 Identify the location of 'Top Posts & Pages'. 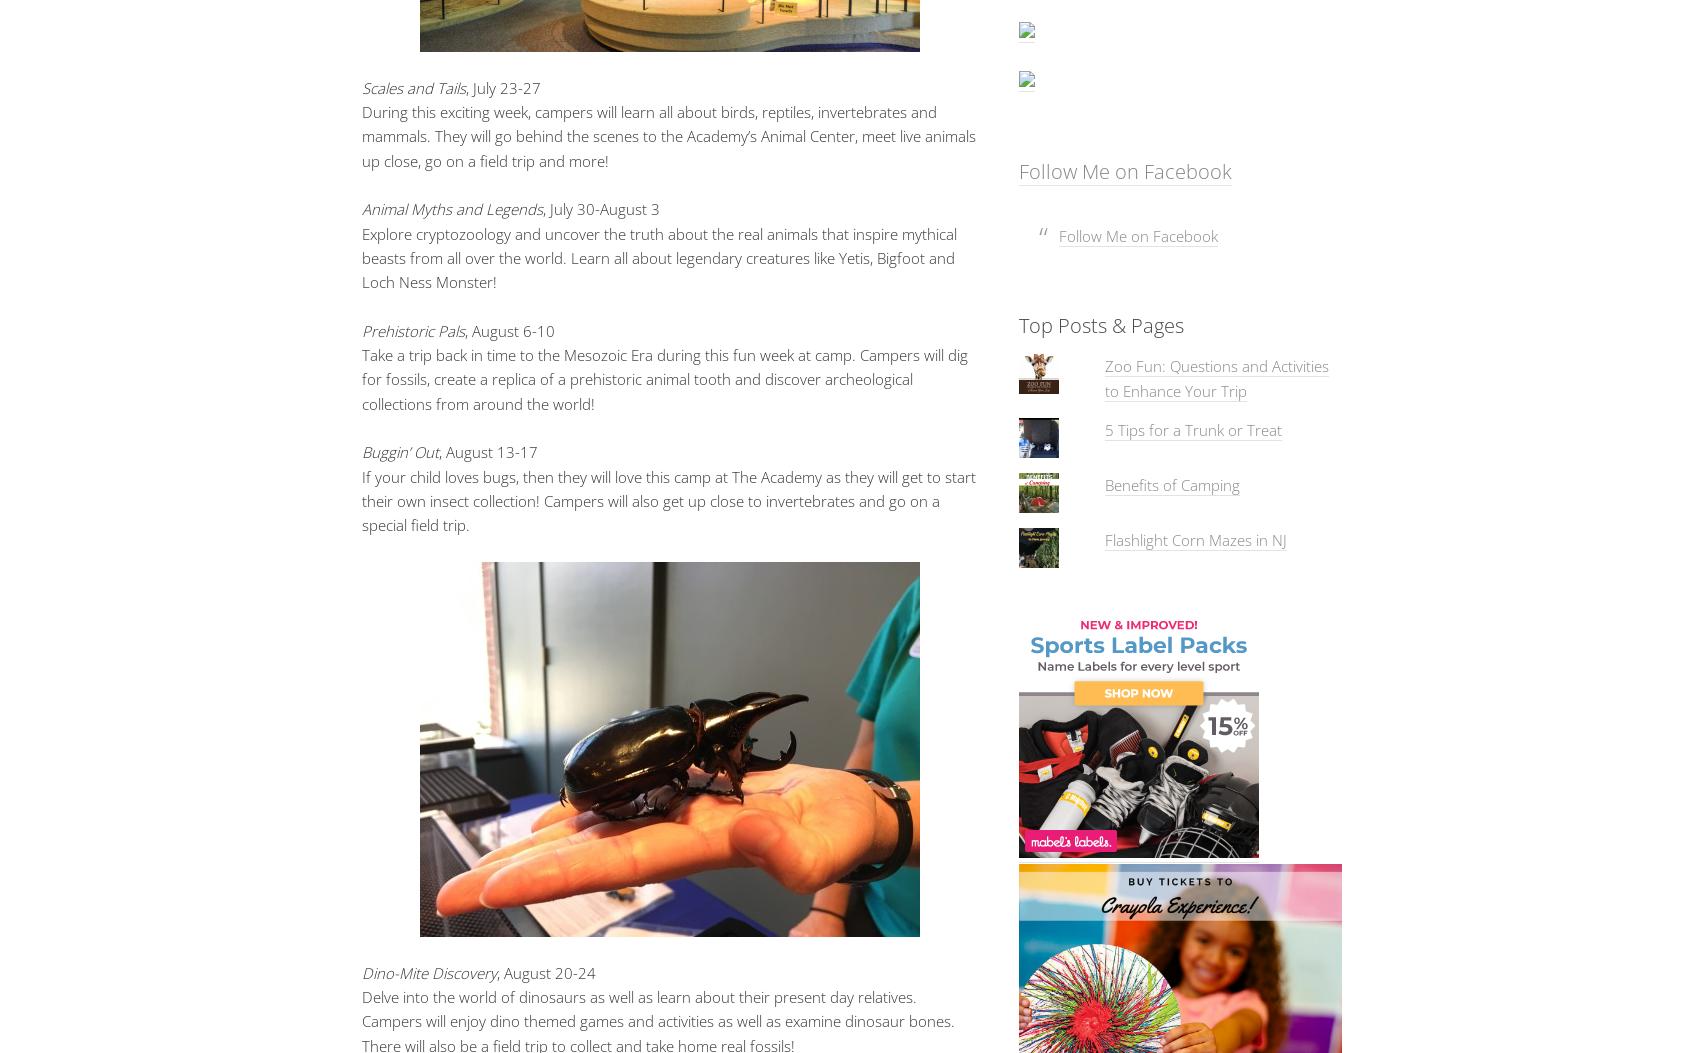
(1099, 325).